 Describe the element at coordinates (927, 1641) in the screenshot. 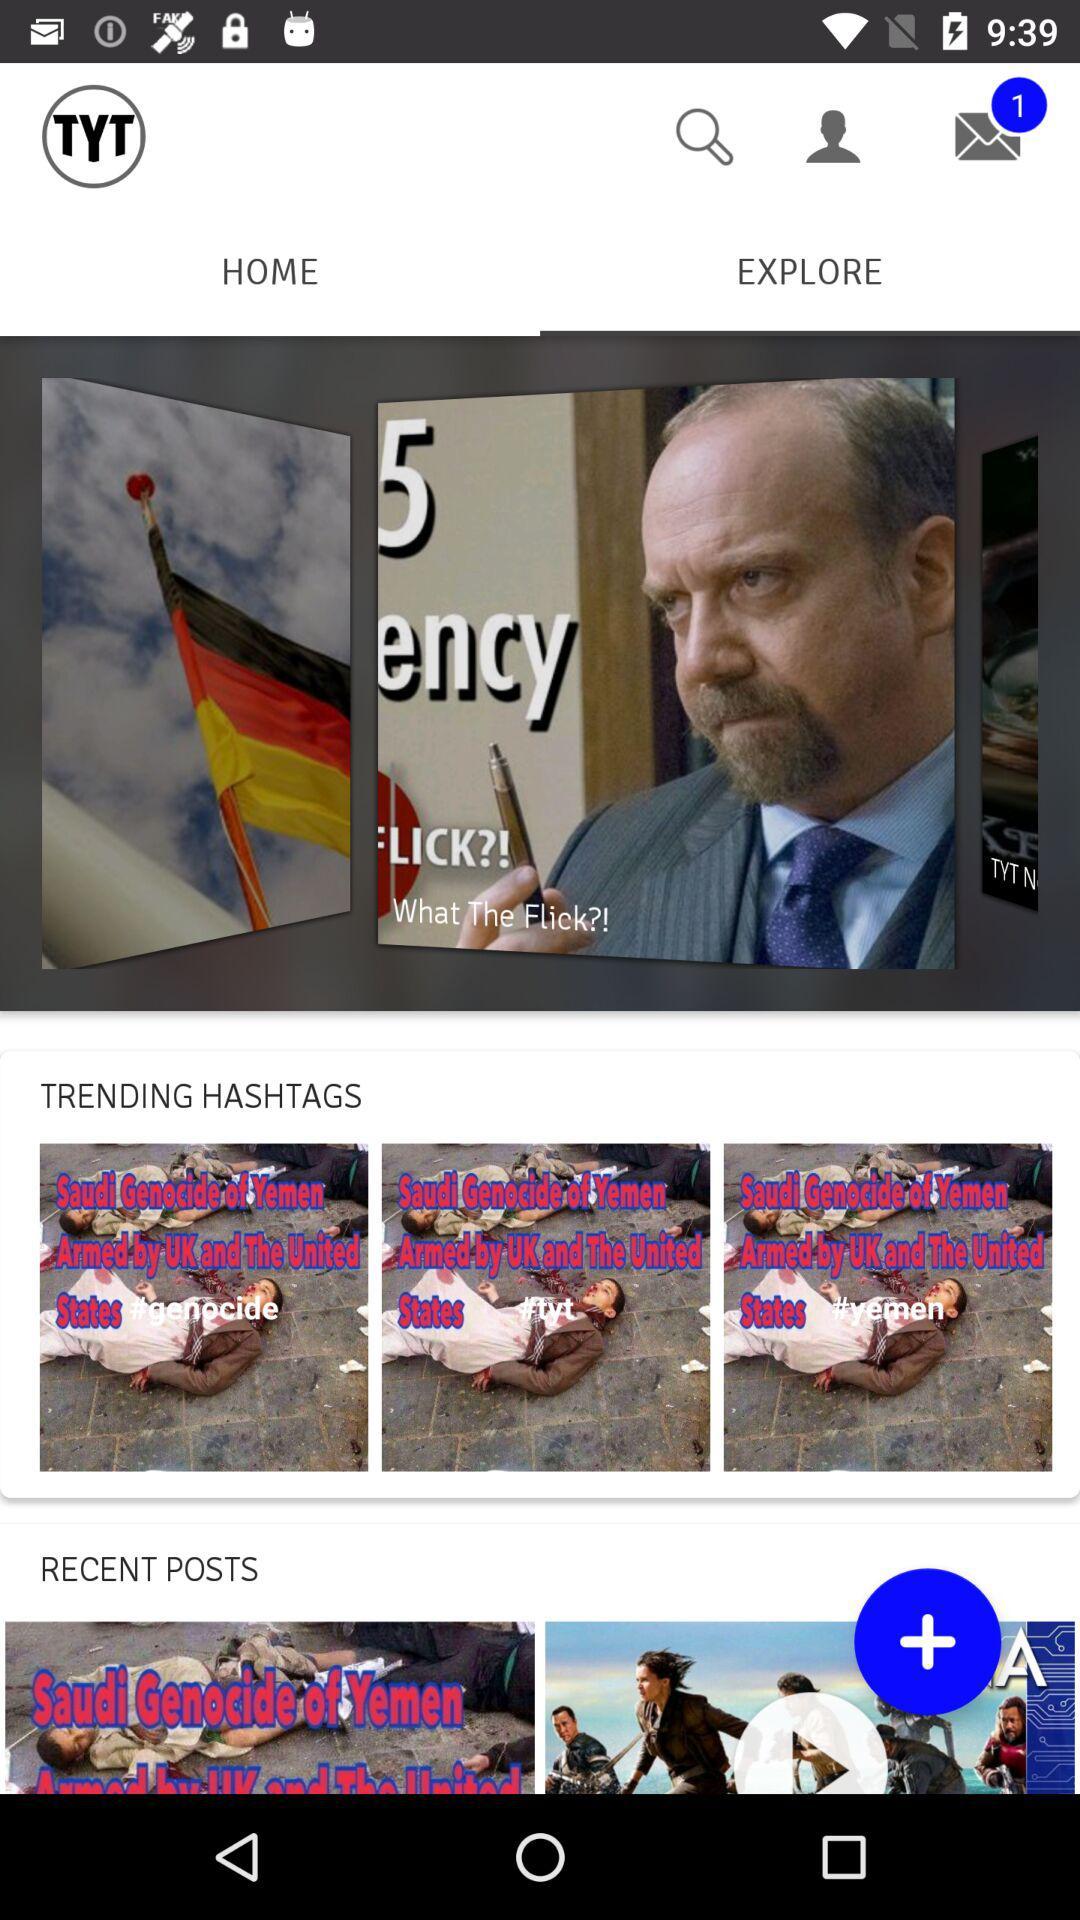

I see `the add icon` at that location.